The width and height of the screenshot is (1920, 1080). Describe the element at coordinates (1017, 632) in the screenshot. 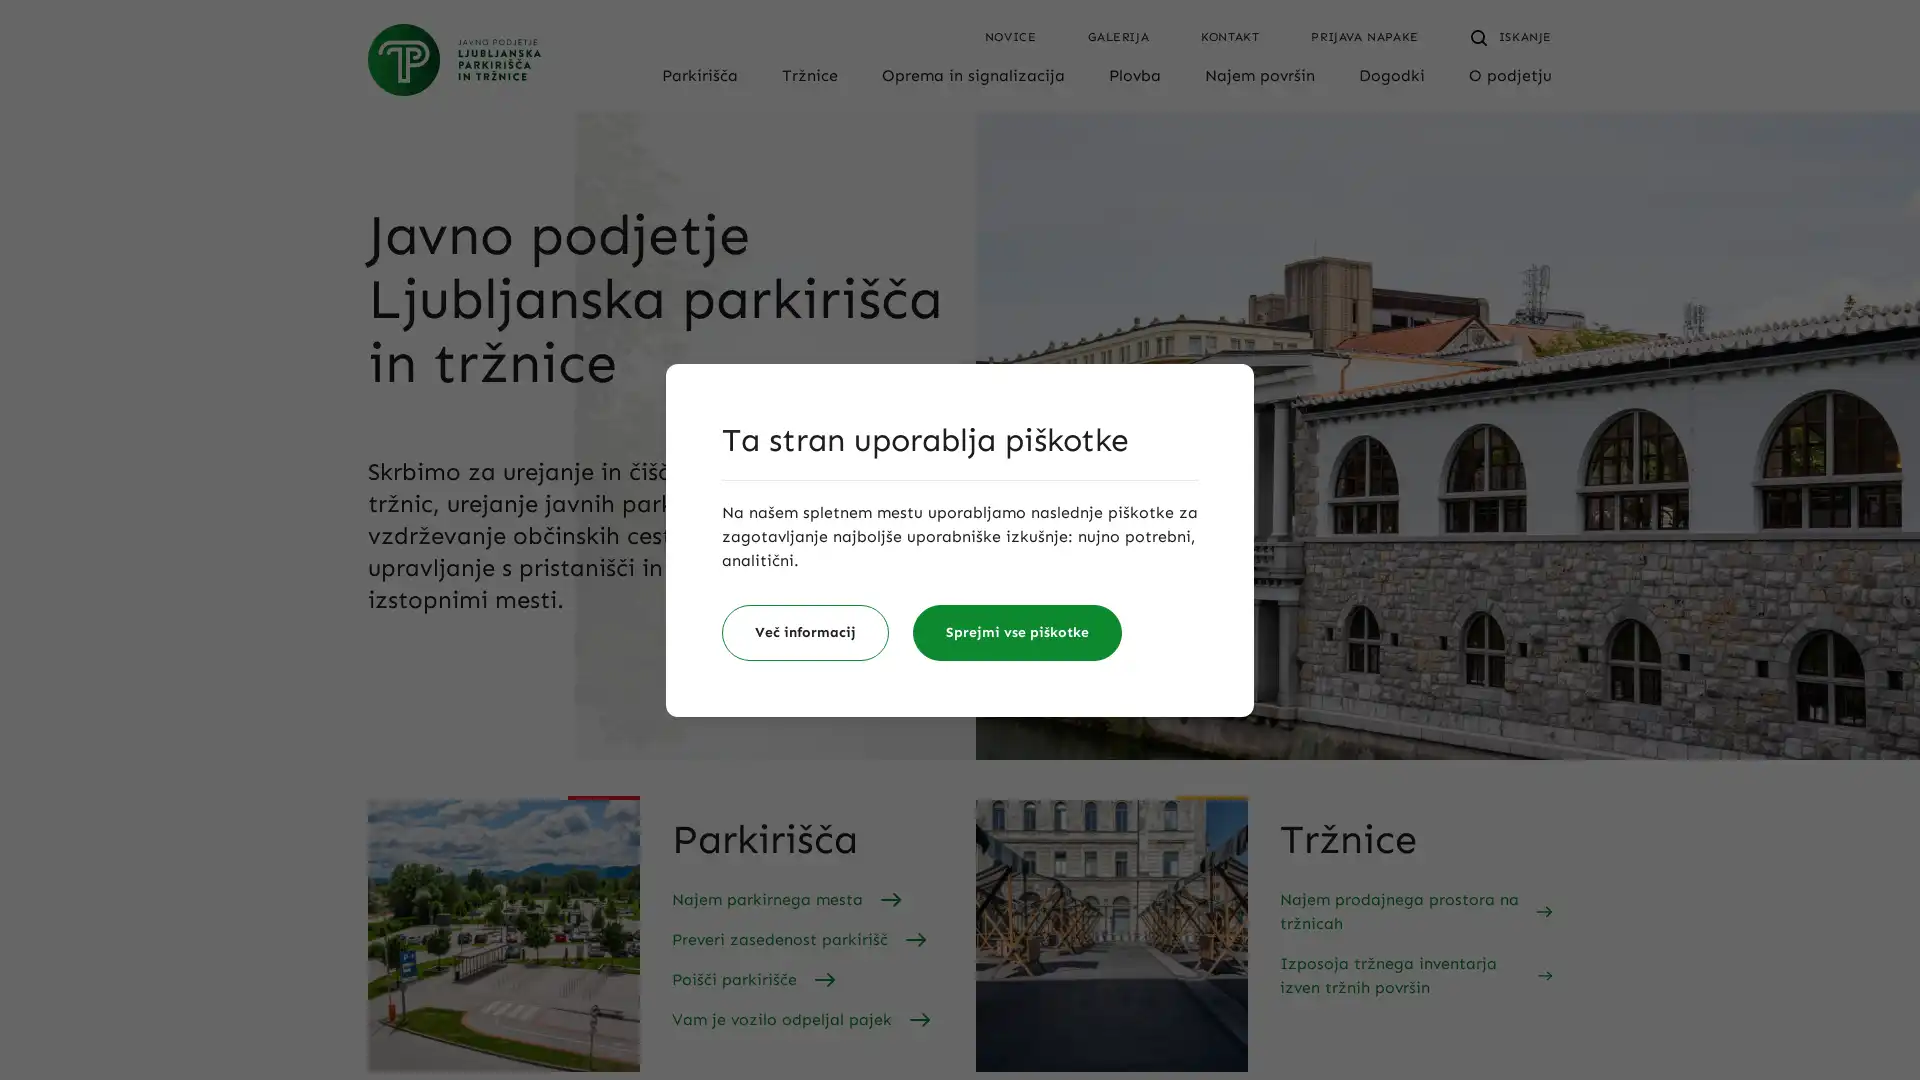

I see `Sprejmi vse piskotke` at that location.